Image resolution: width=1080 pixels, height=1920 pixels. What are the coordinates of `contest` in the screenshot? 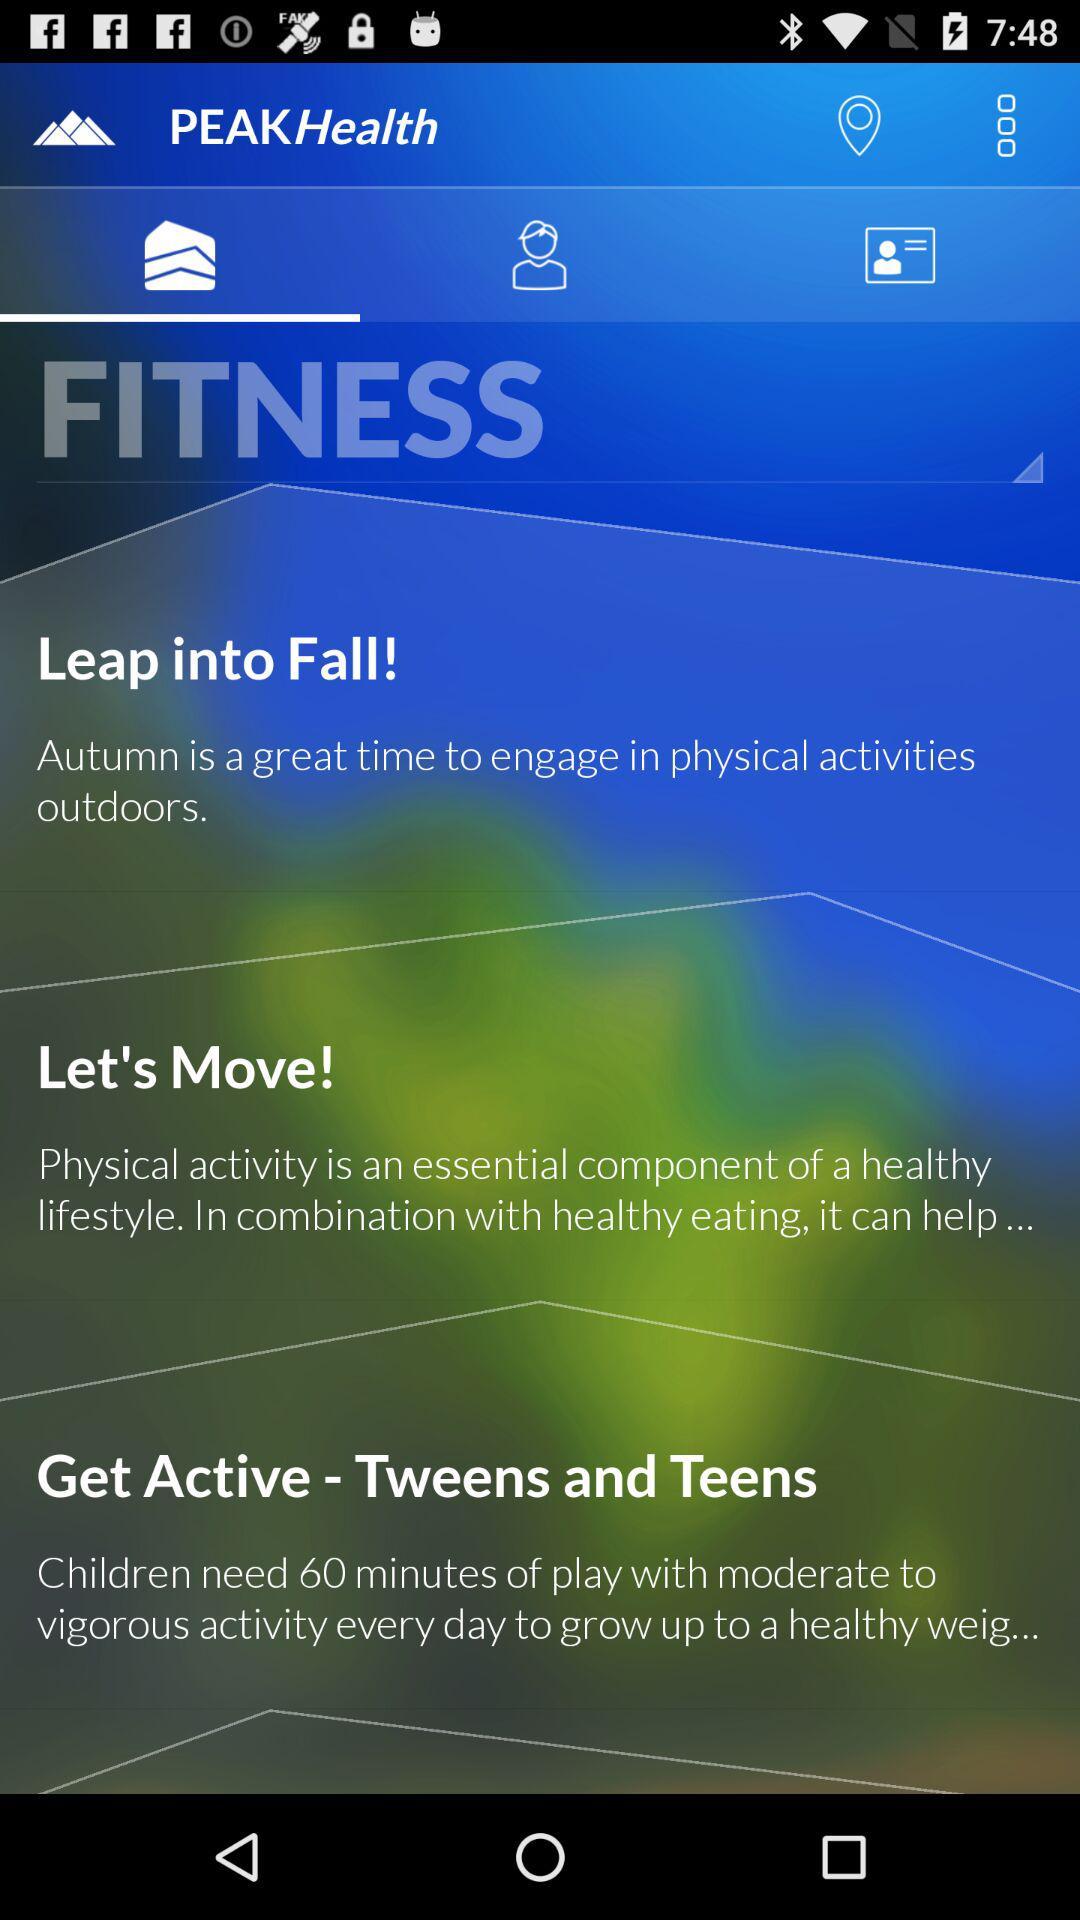 It's located at (898, 254).